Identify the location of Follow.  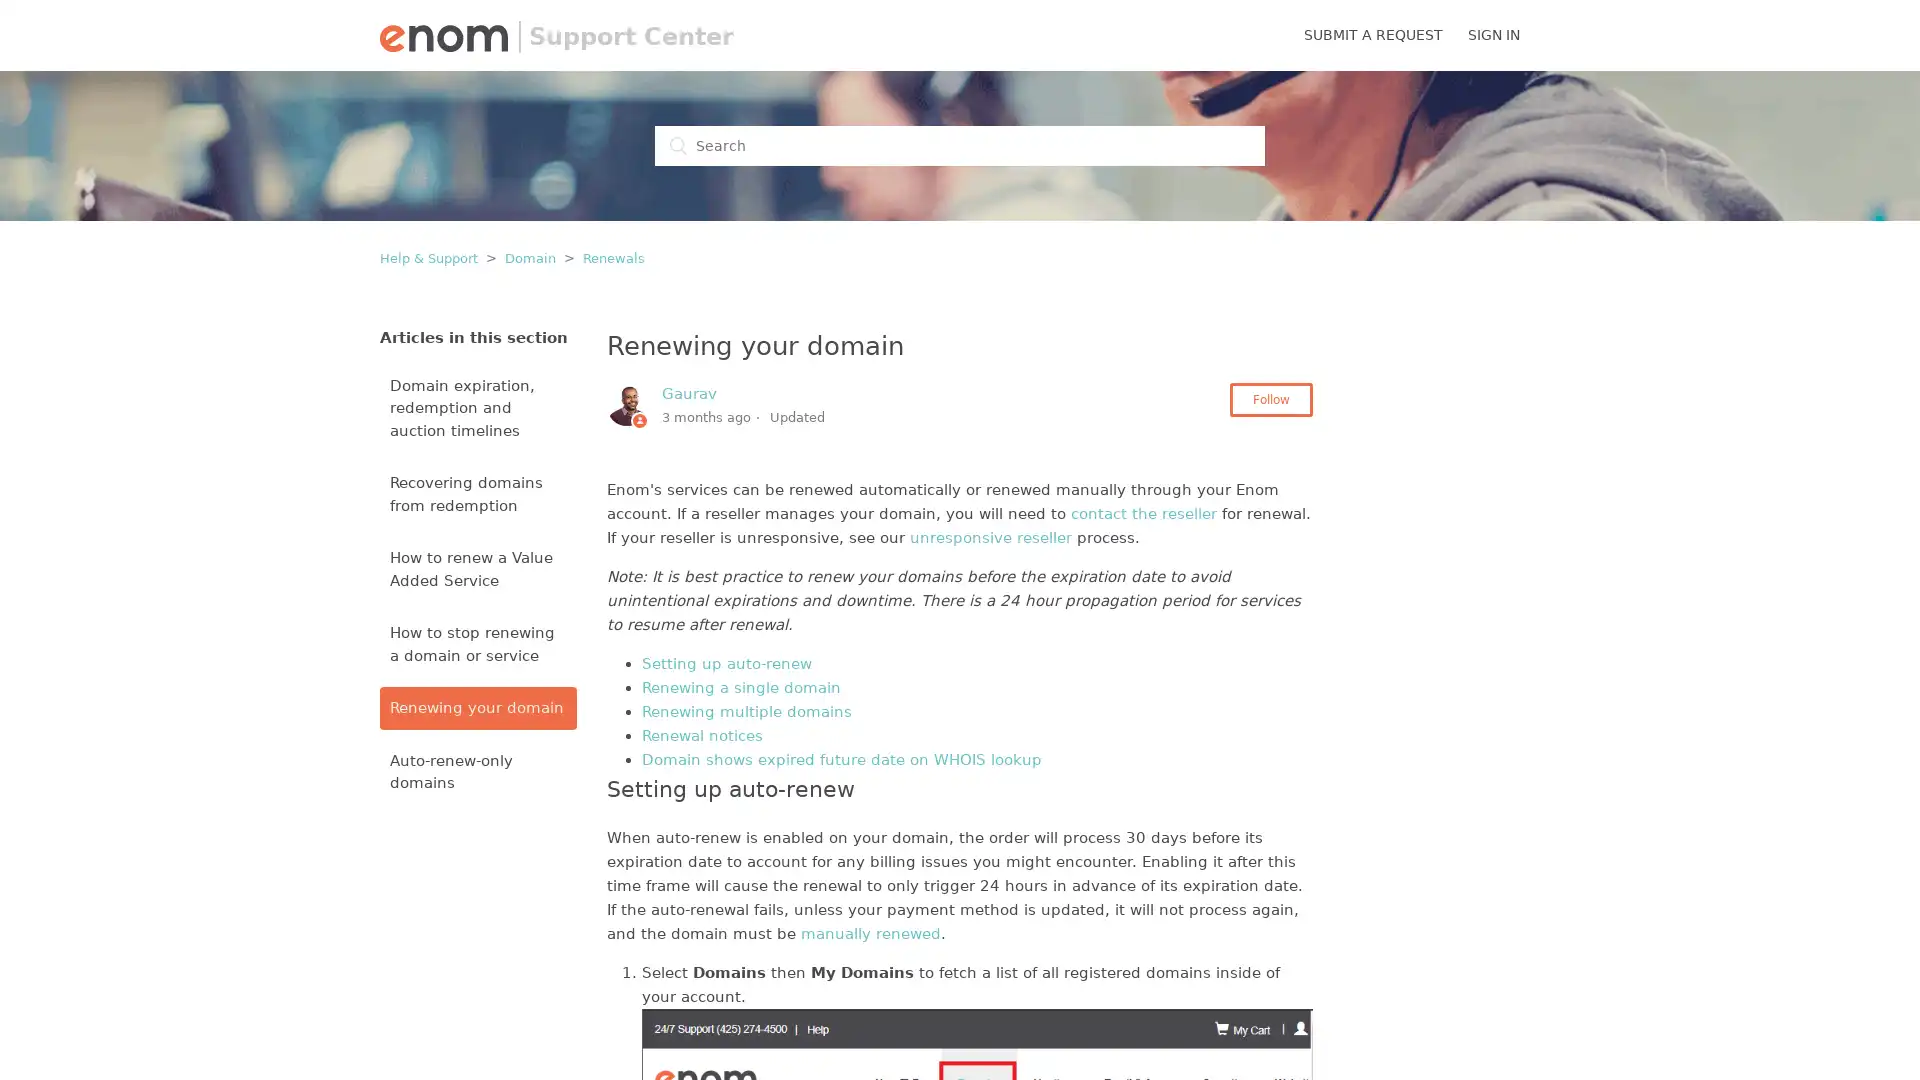
(1269, 400).